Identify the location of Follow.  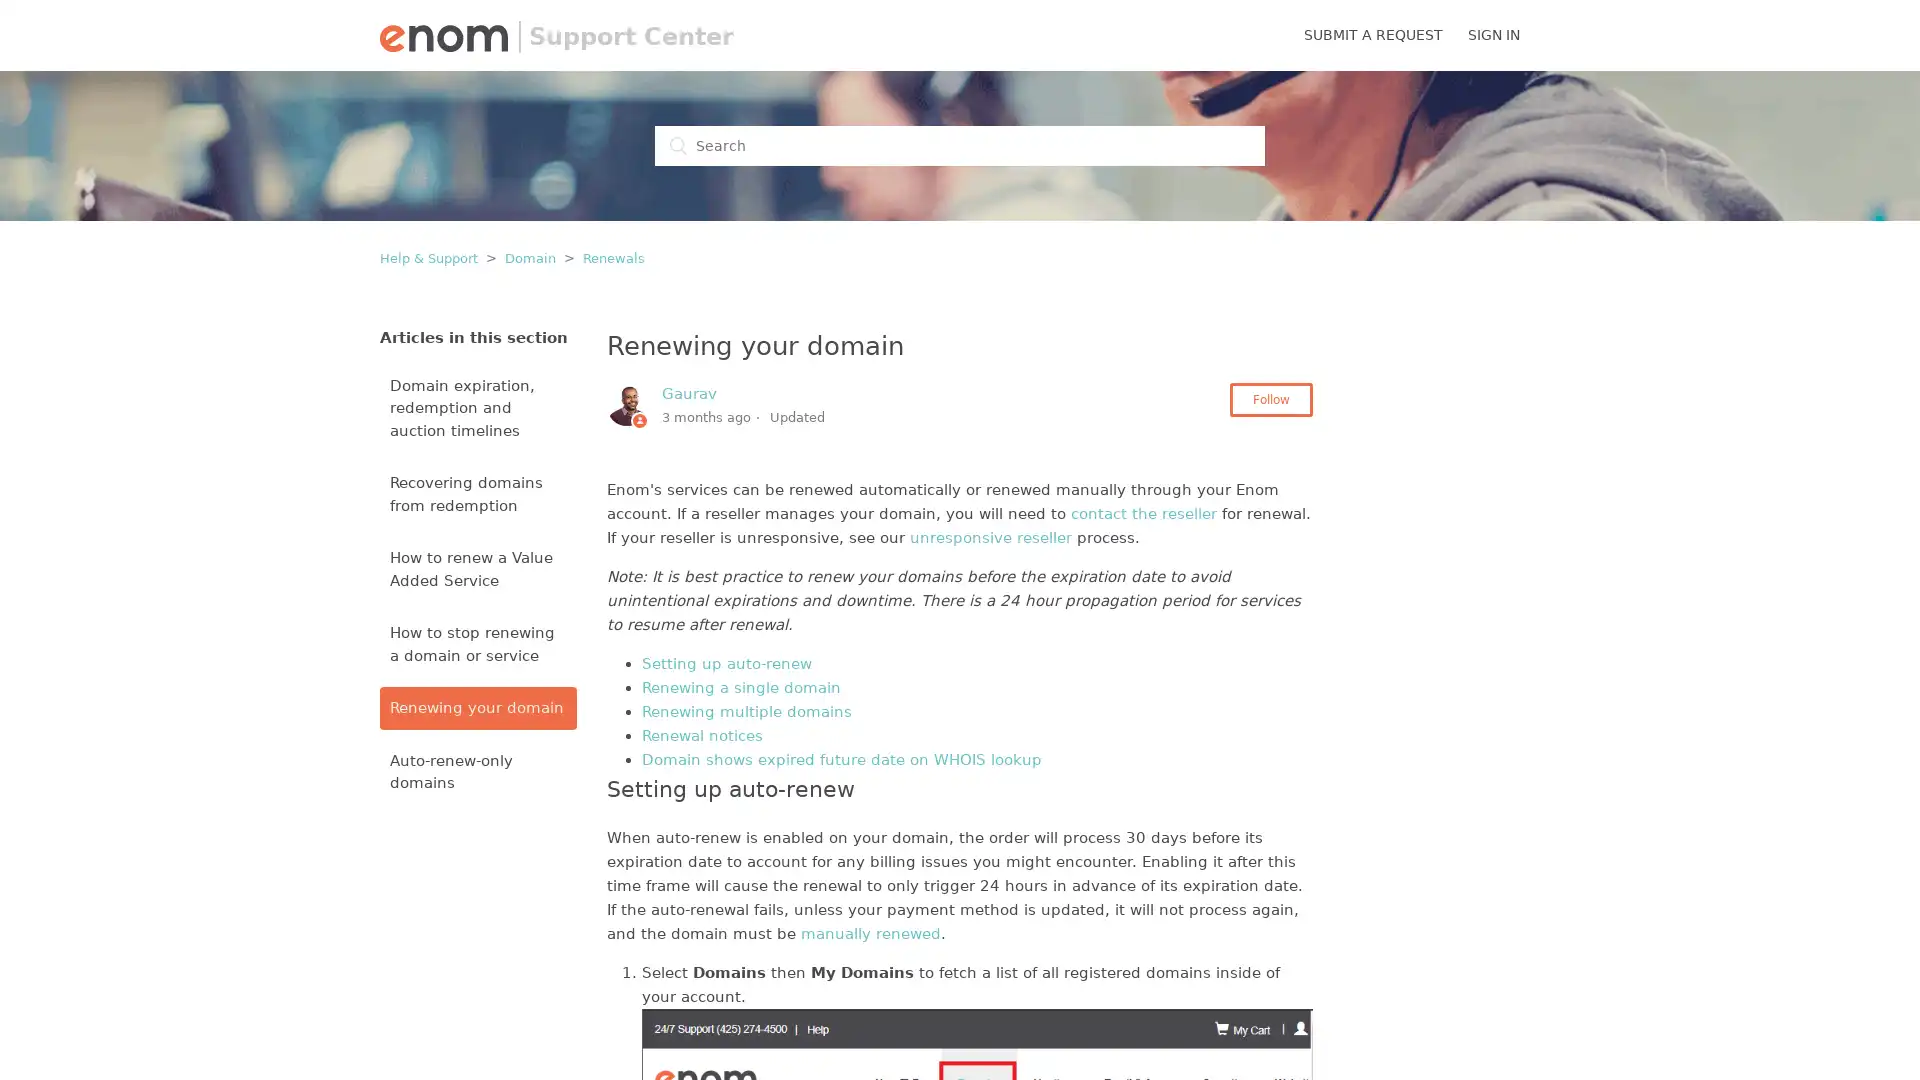
(1269, 400).